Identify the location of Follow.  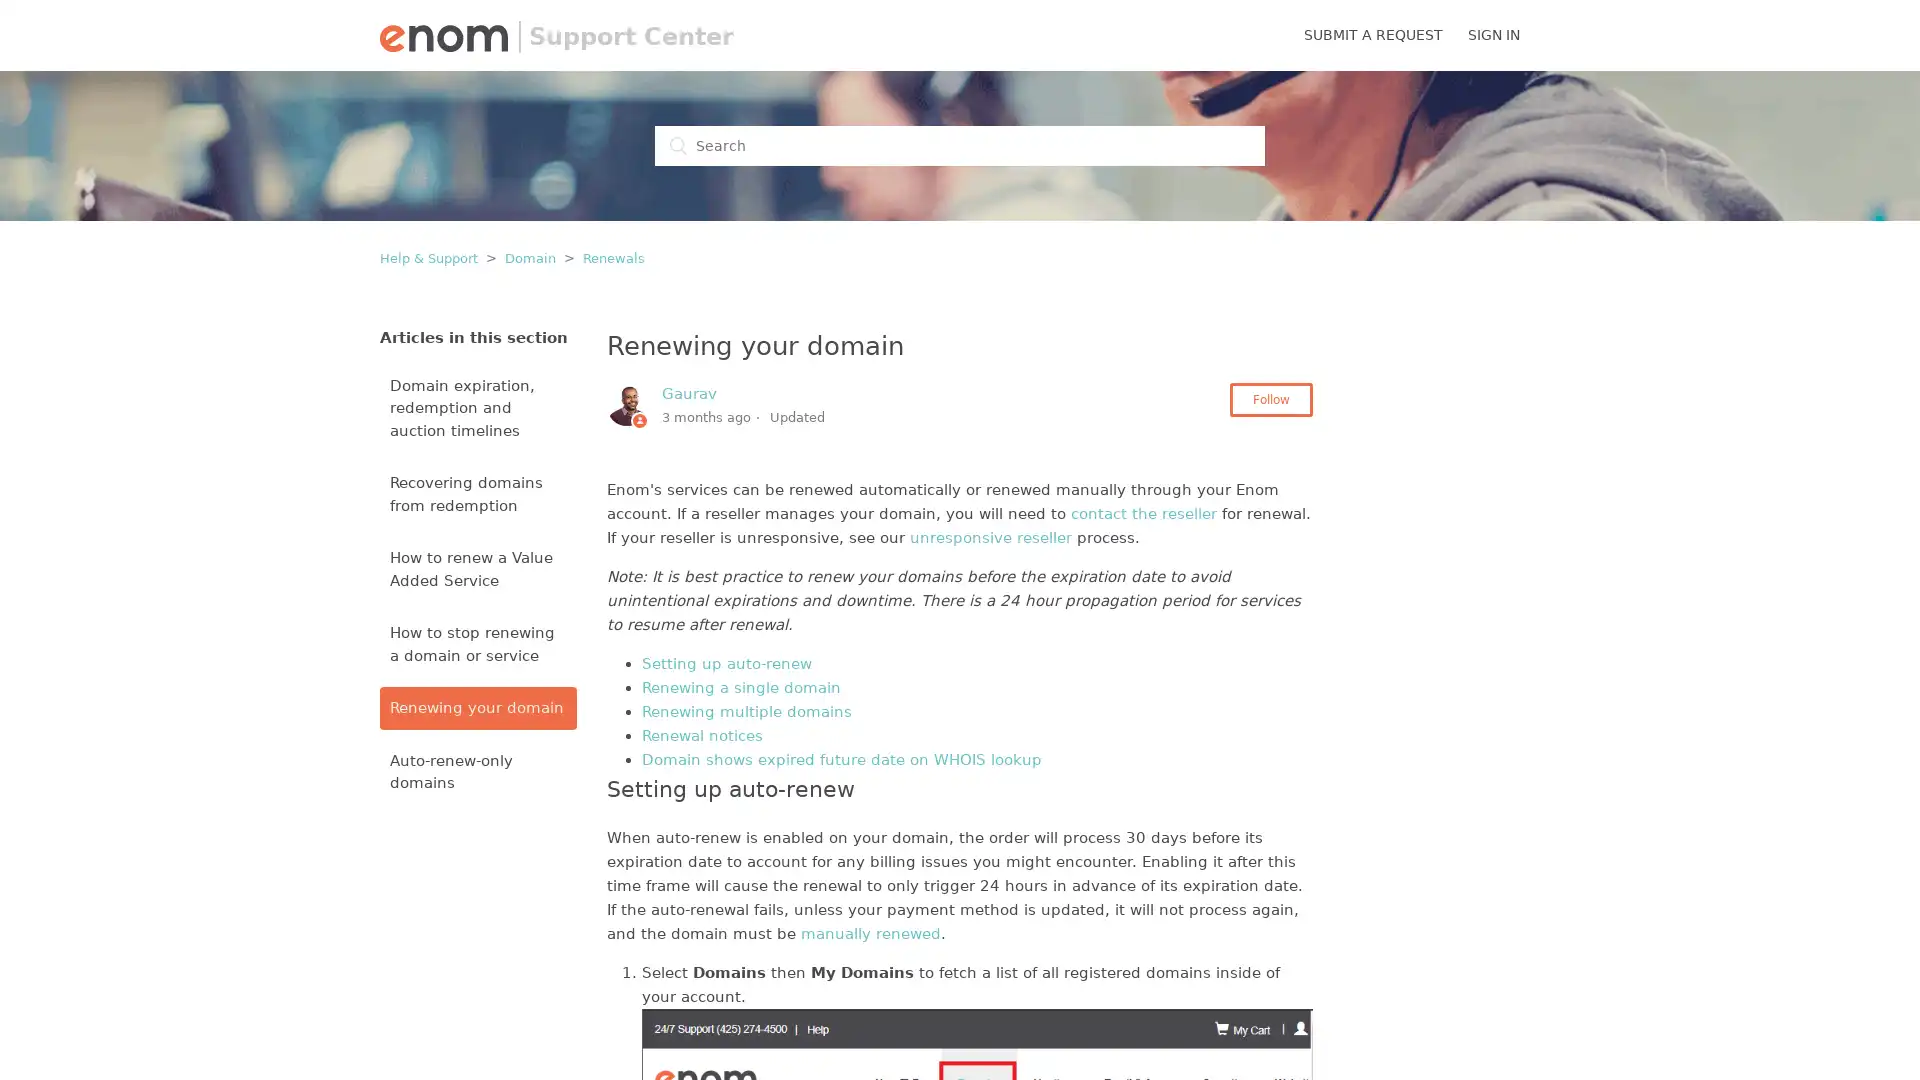
(1269, 400).